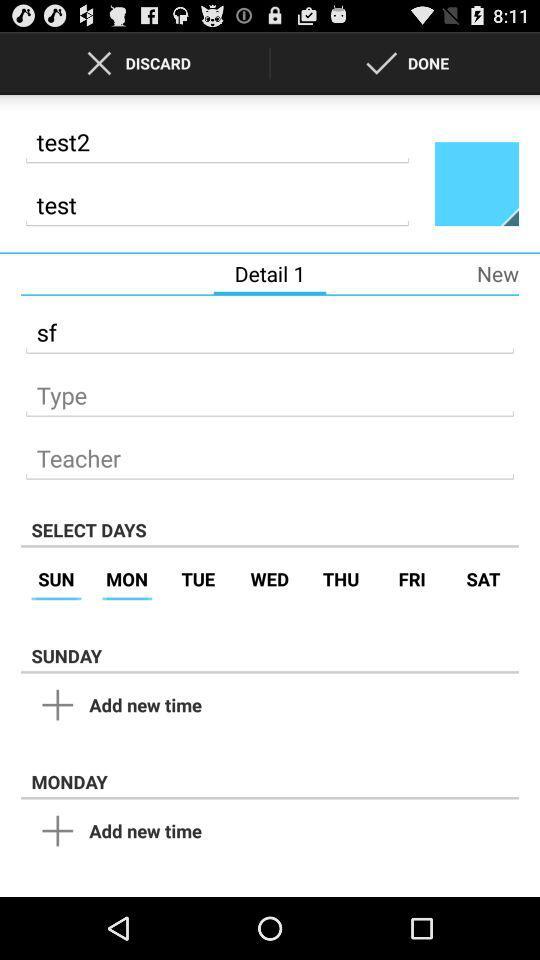  I want to click on type of class, so click(270, 388).